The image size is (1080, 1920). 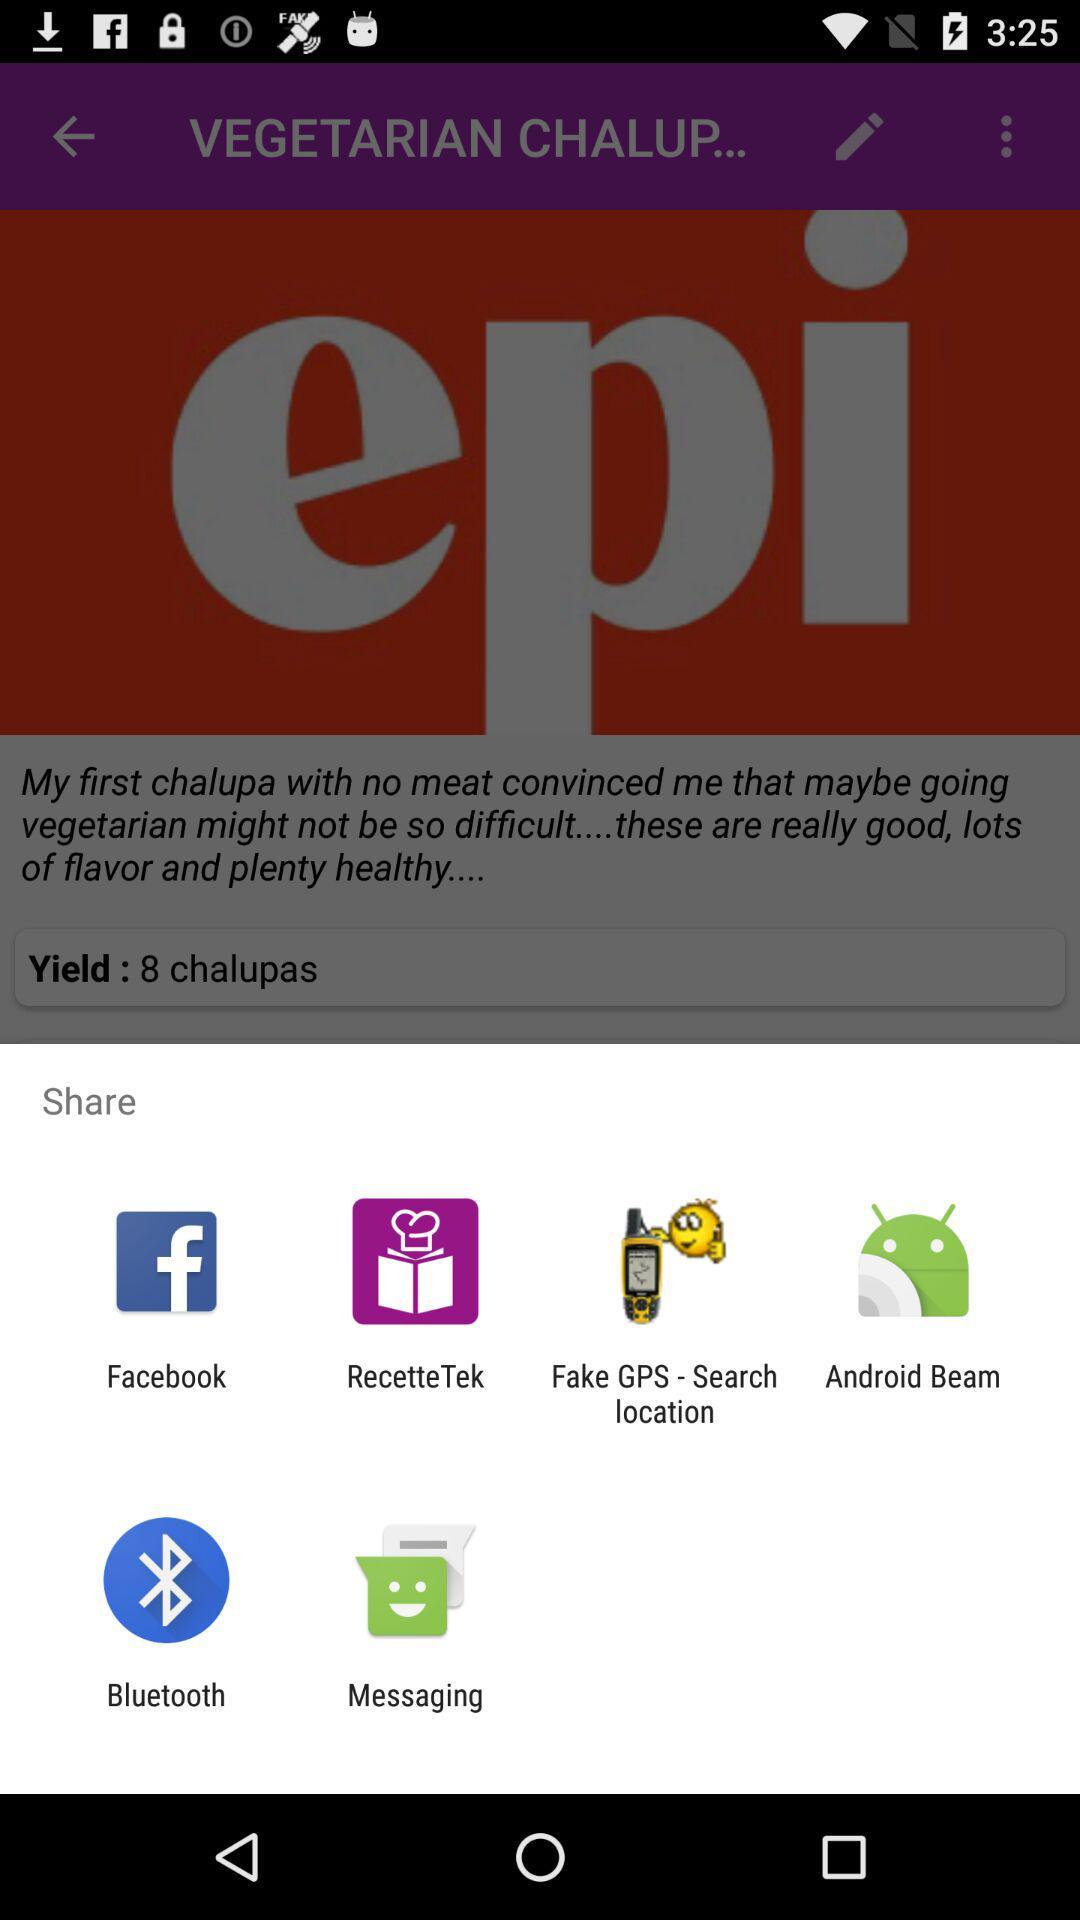 What do you see at coordinates (913, 1392) in the screenshot?
I see `android beam app` at bounding box center [913, 1392].